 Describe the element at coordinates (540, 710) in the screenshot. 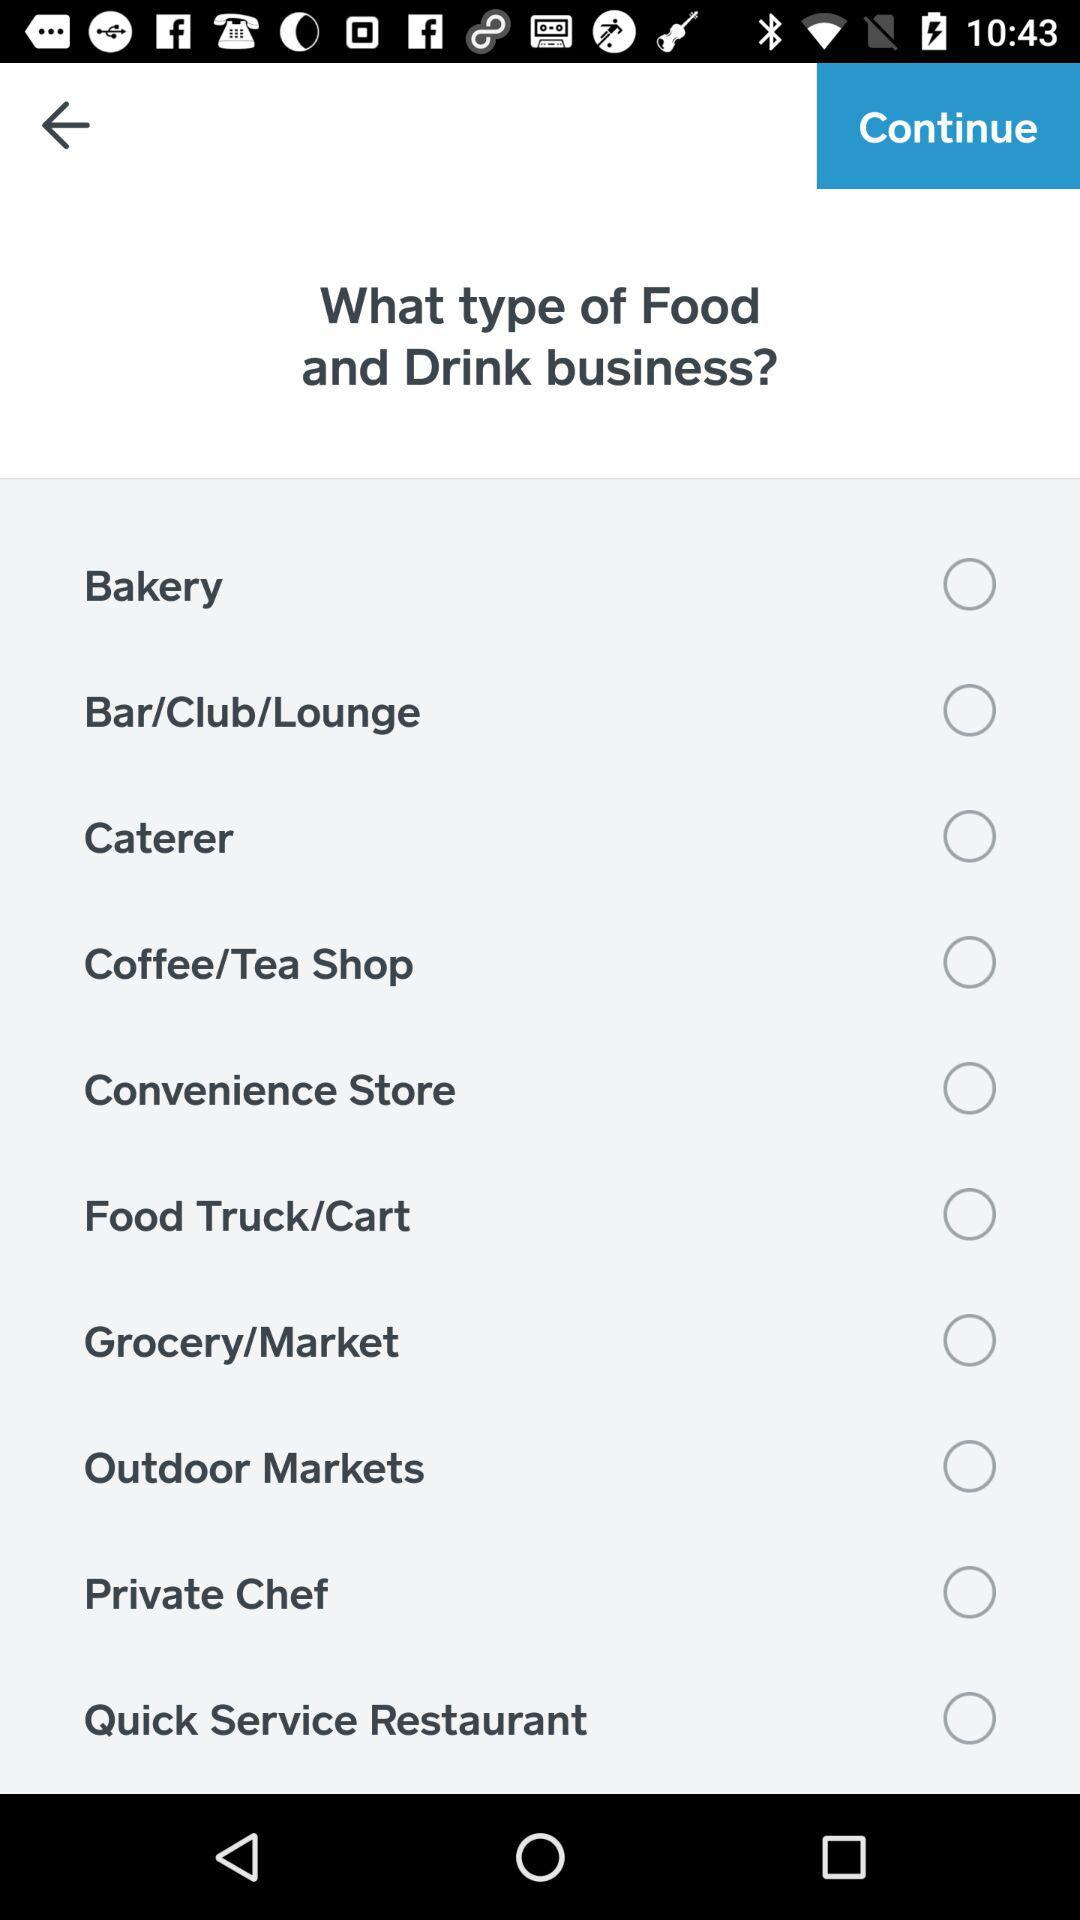

I see `bar/club/lounge icon` at that location.